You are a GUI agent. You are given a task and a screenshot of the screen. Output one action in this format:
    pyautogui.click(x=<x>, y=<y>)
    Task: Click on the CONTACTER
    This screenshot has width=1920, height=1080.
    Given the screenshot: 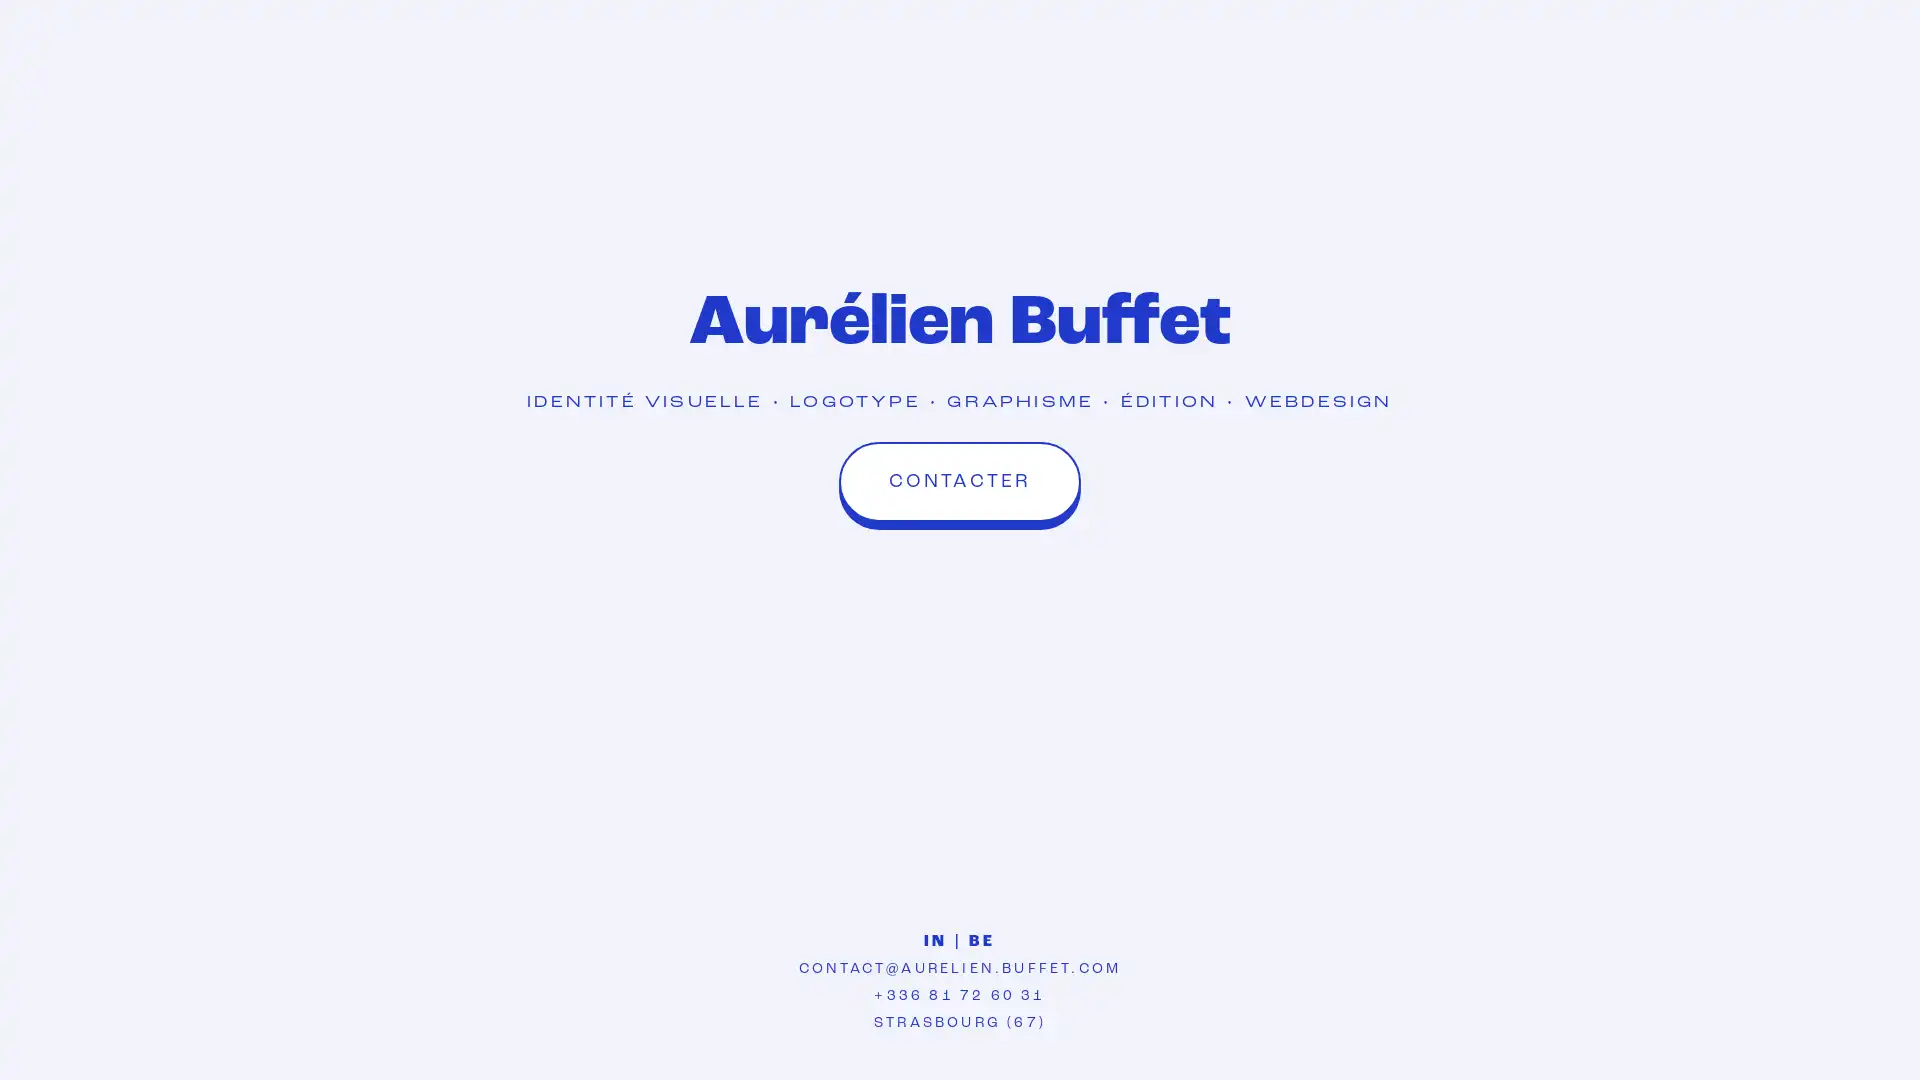 What is the action you would take?
    pyautogui.click(x=958, y=481)
    